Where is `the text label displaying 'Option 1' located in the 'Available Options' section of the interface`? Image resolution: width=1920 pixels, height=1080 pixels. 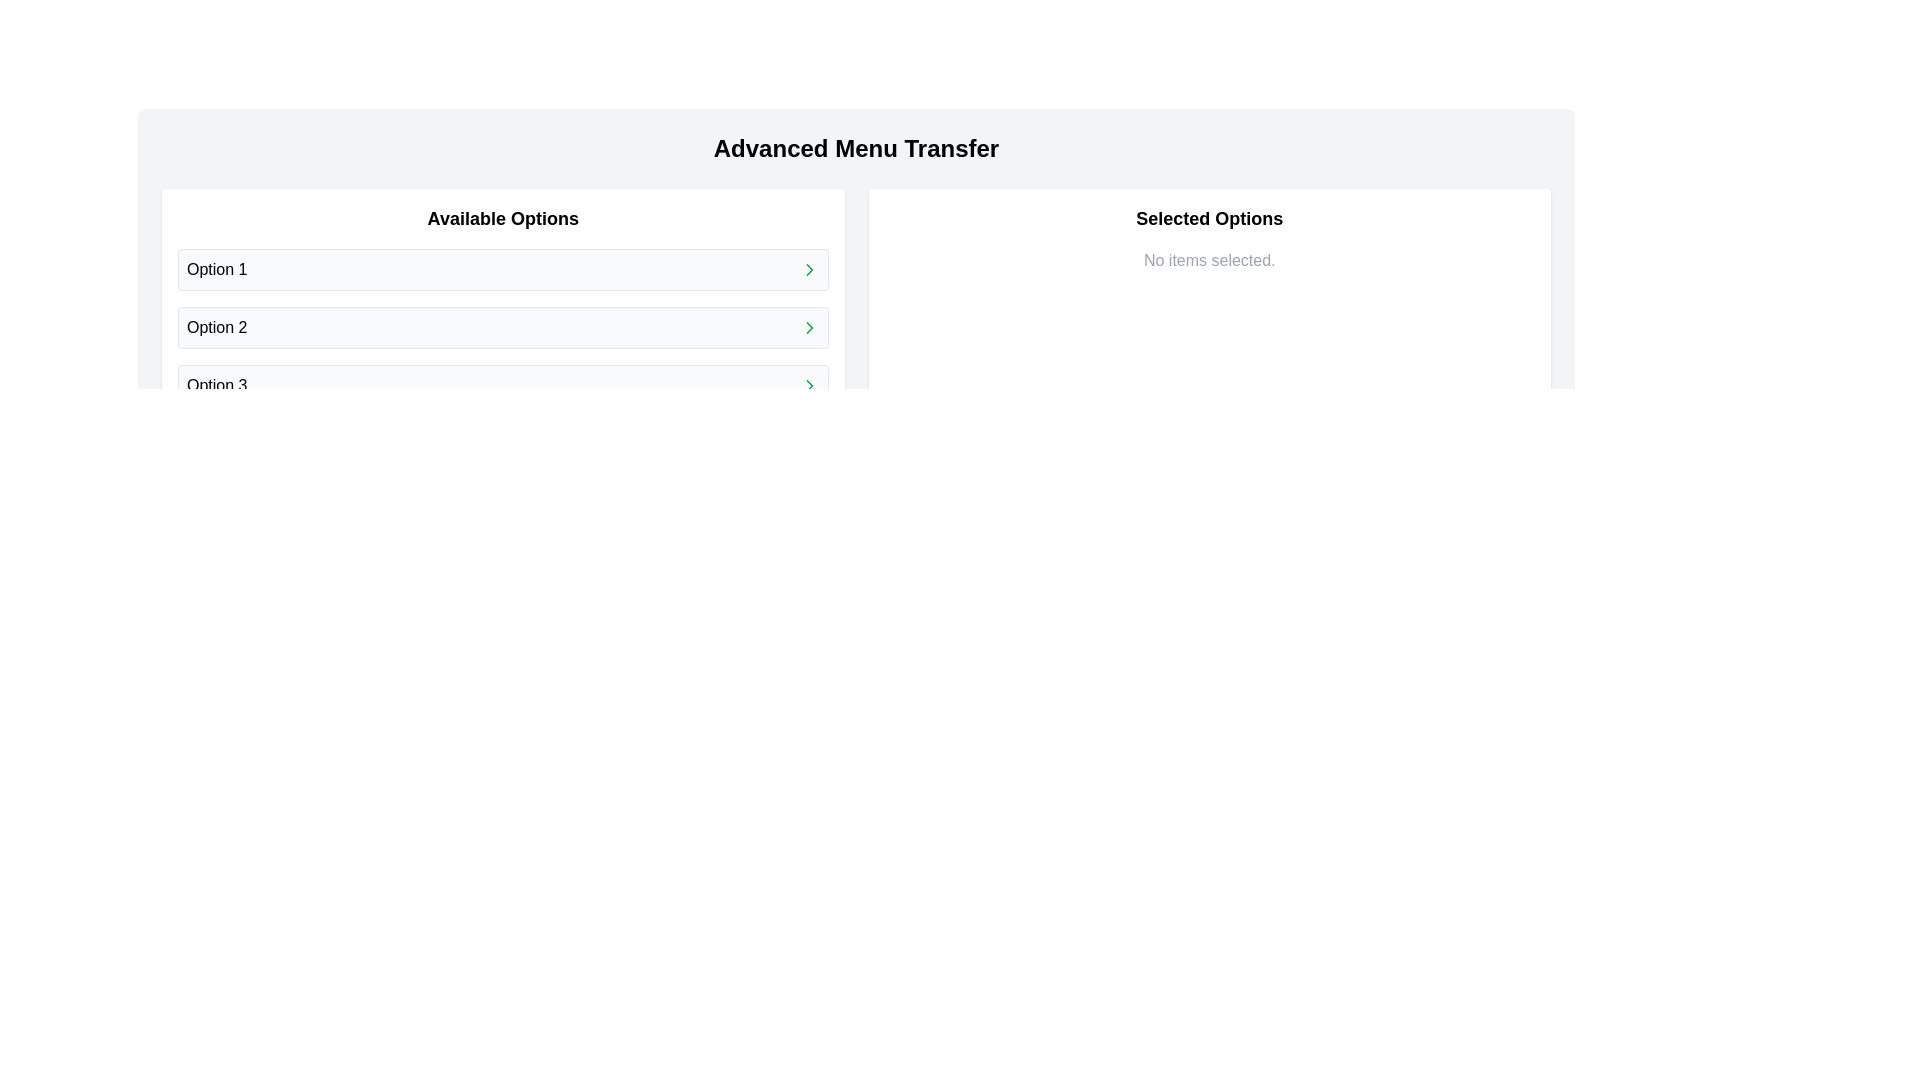 the text label displaying 'Option 1' located in the 'Available Options' section of the interface is located at coordinates (217, 270).